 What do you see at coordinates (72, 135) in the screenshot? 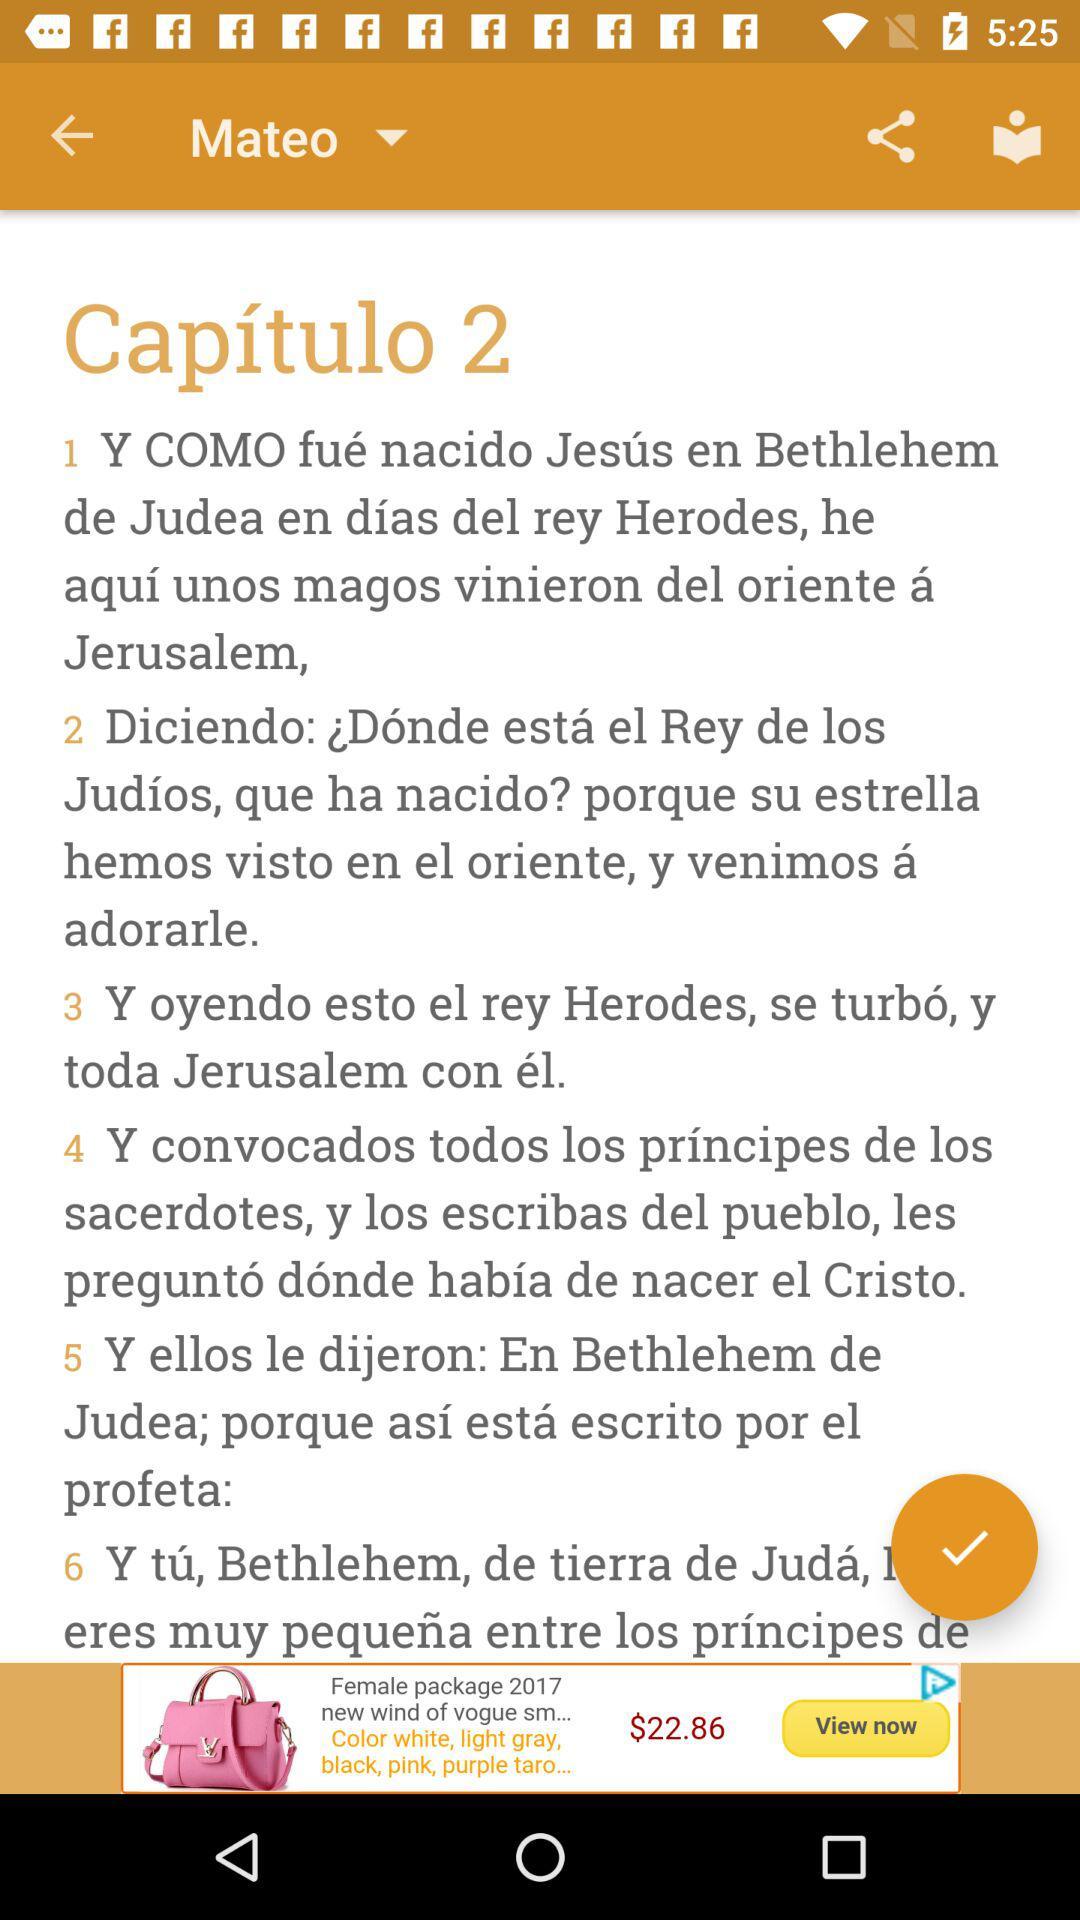
I see `the icon next to the mateo item` at bounding box center [72, 135].